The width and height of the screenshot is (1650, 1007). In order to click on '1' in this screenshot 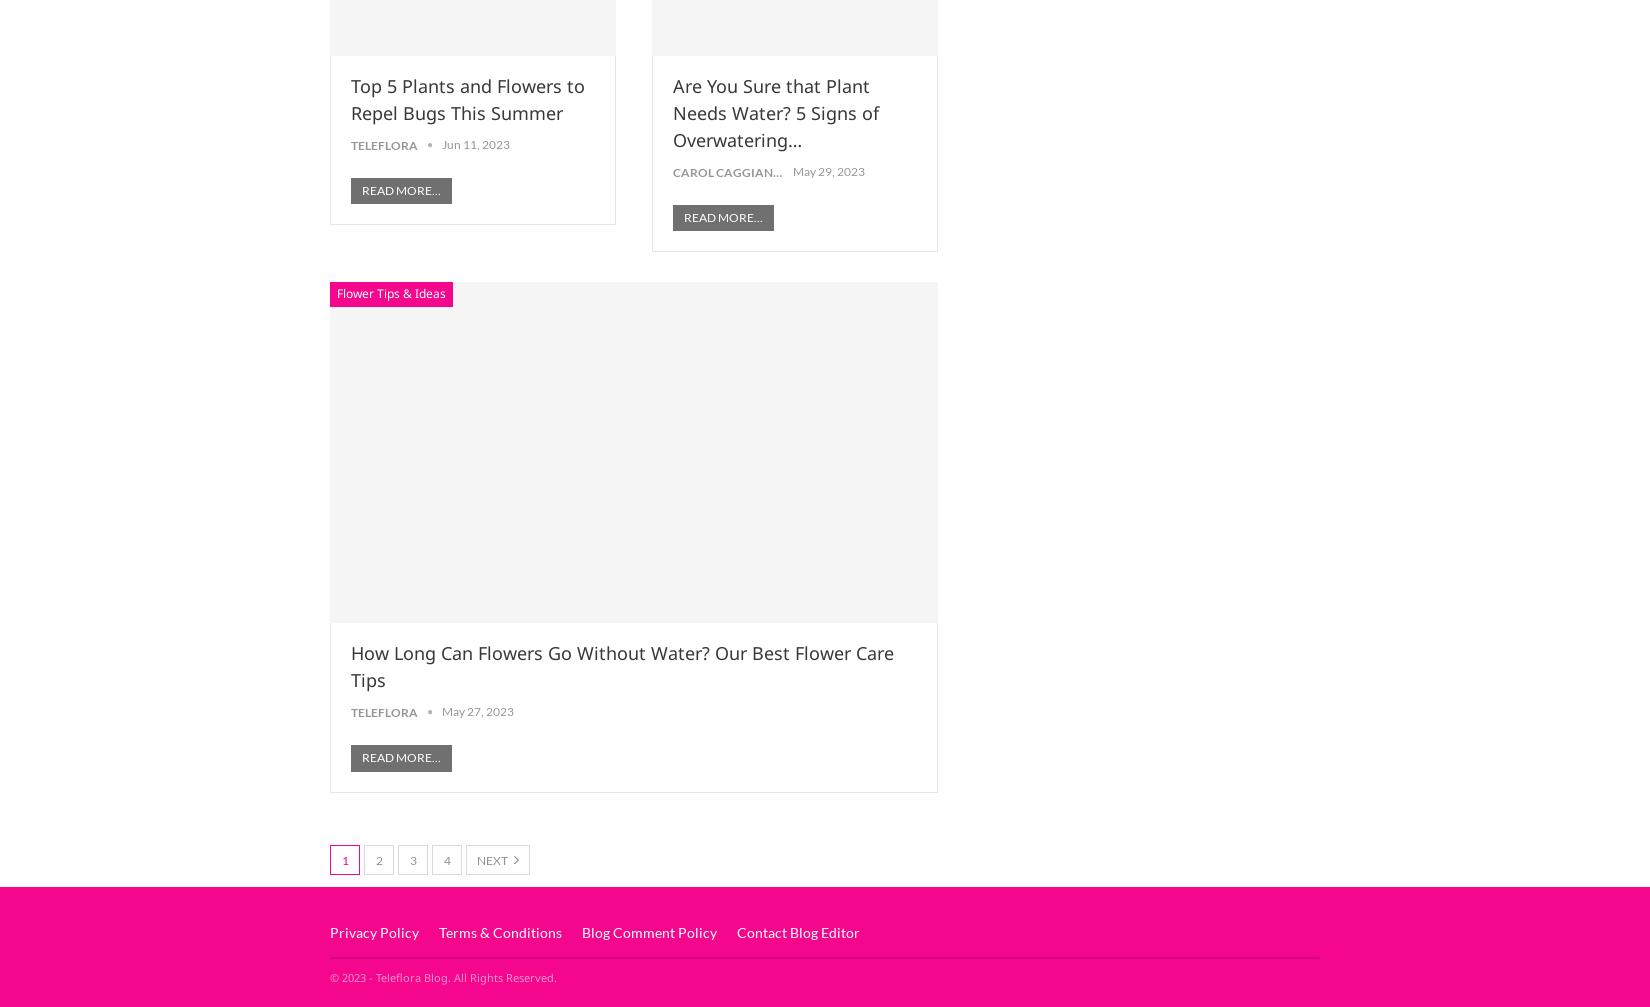, I will do `click(344, 858)`.